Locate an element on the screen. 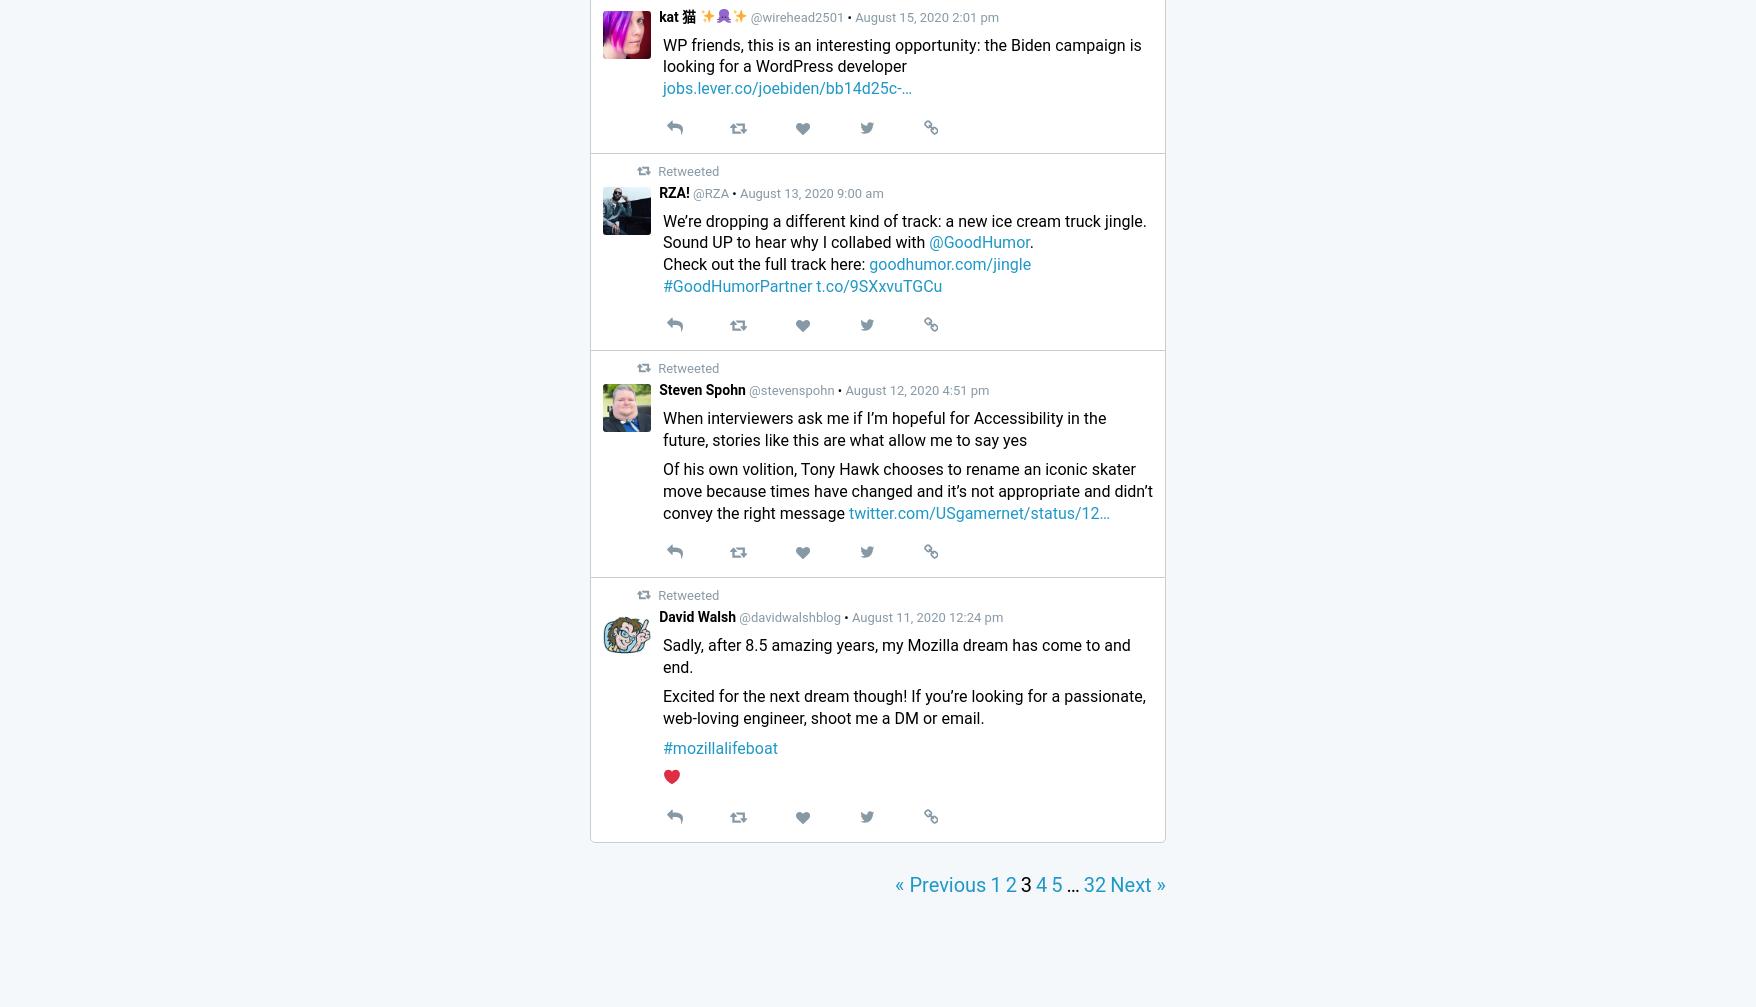 The width and height of the screenshot is (1756, 1007). '@davidwalshblog' is located at coordinates (789, 616).